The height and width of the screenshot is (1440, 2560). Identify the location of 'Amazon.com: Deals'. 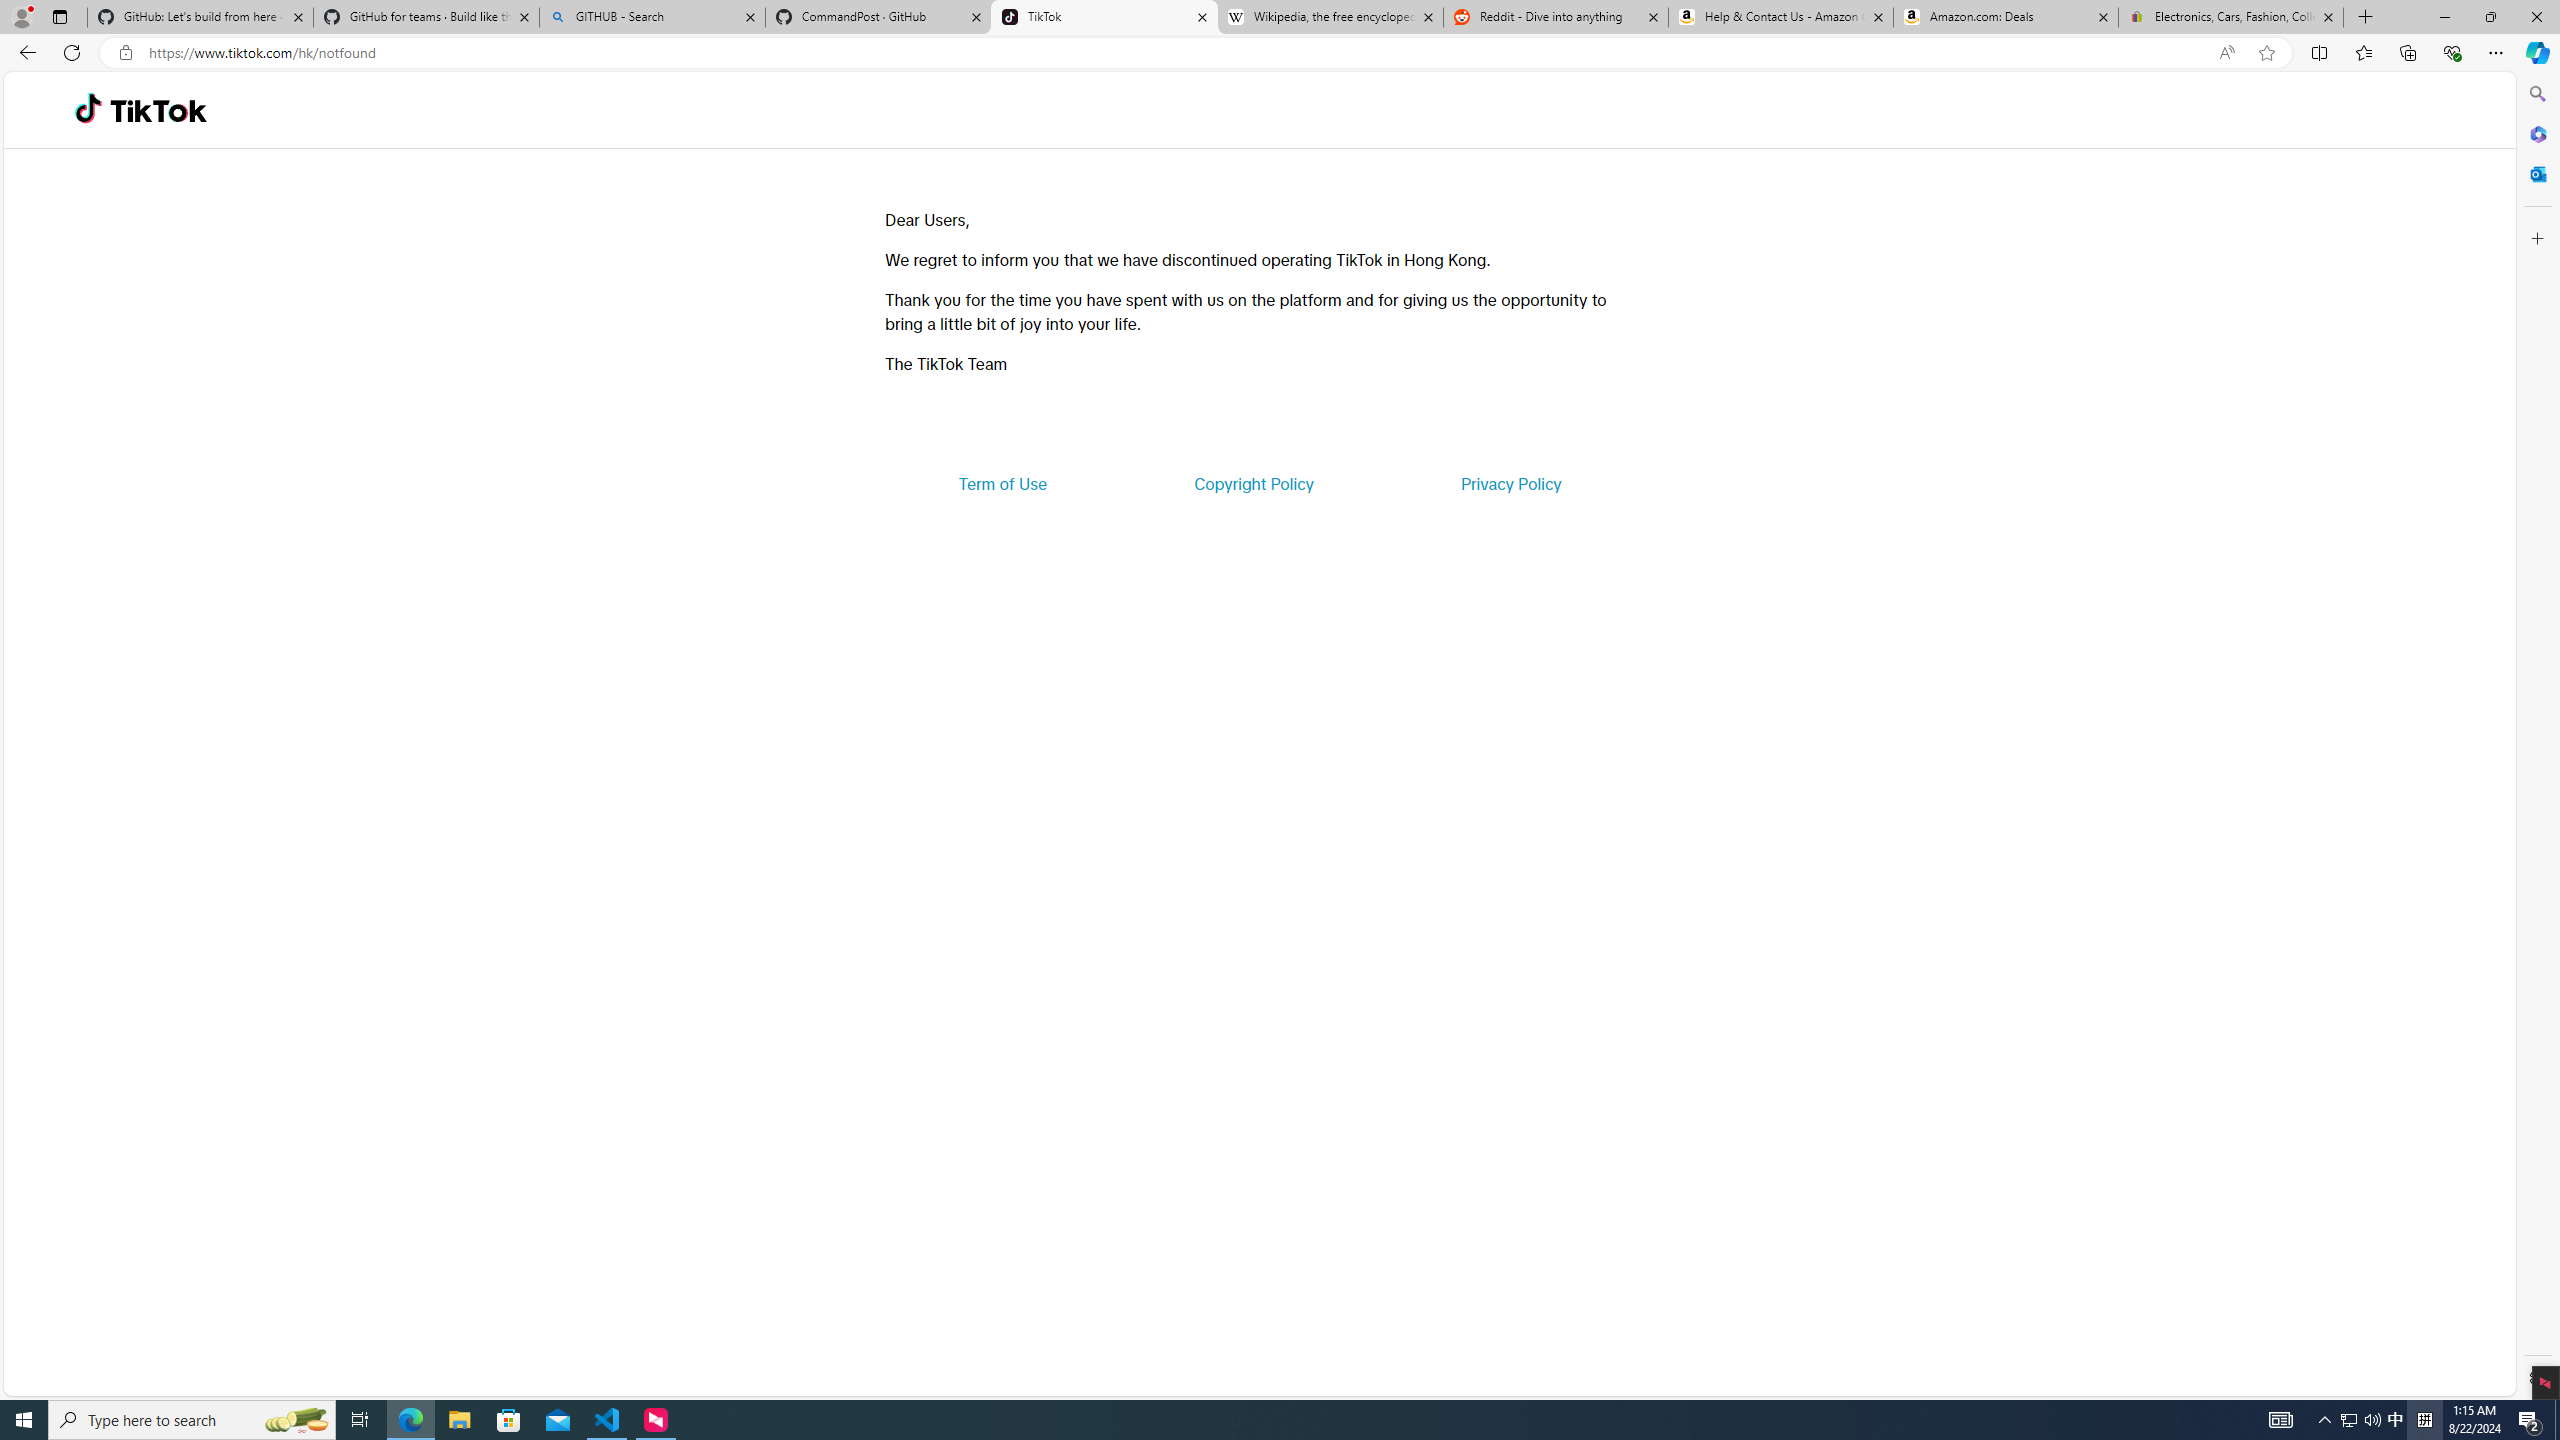
(2005, 16).